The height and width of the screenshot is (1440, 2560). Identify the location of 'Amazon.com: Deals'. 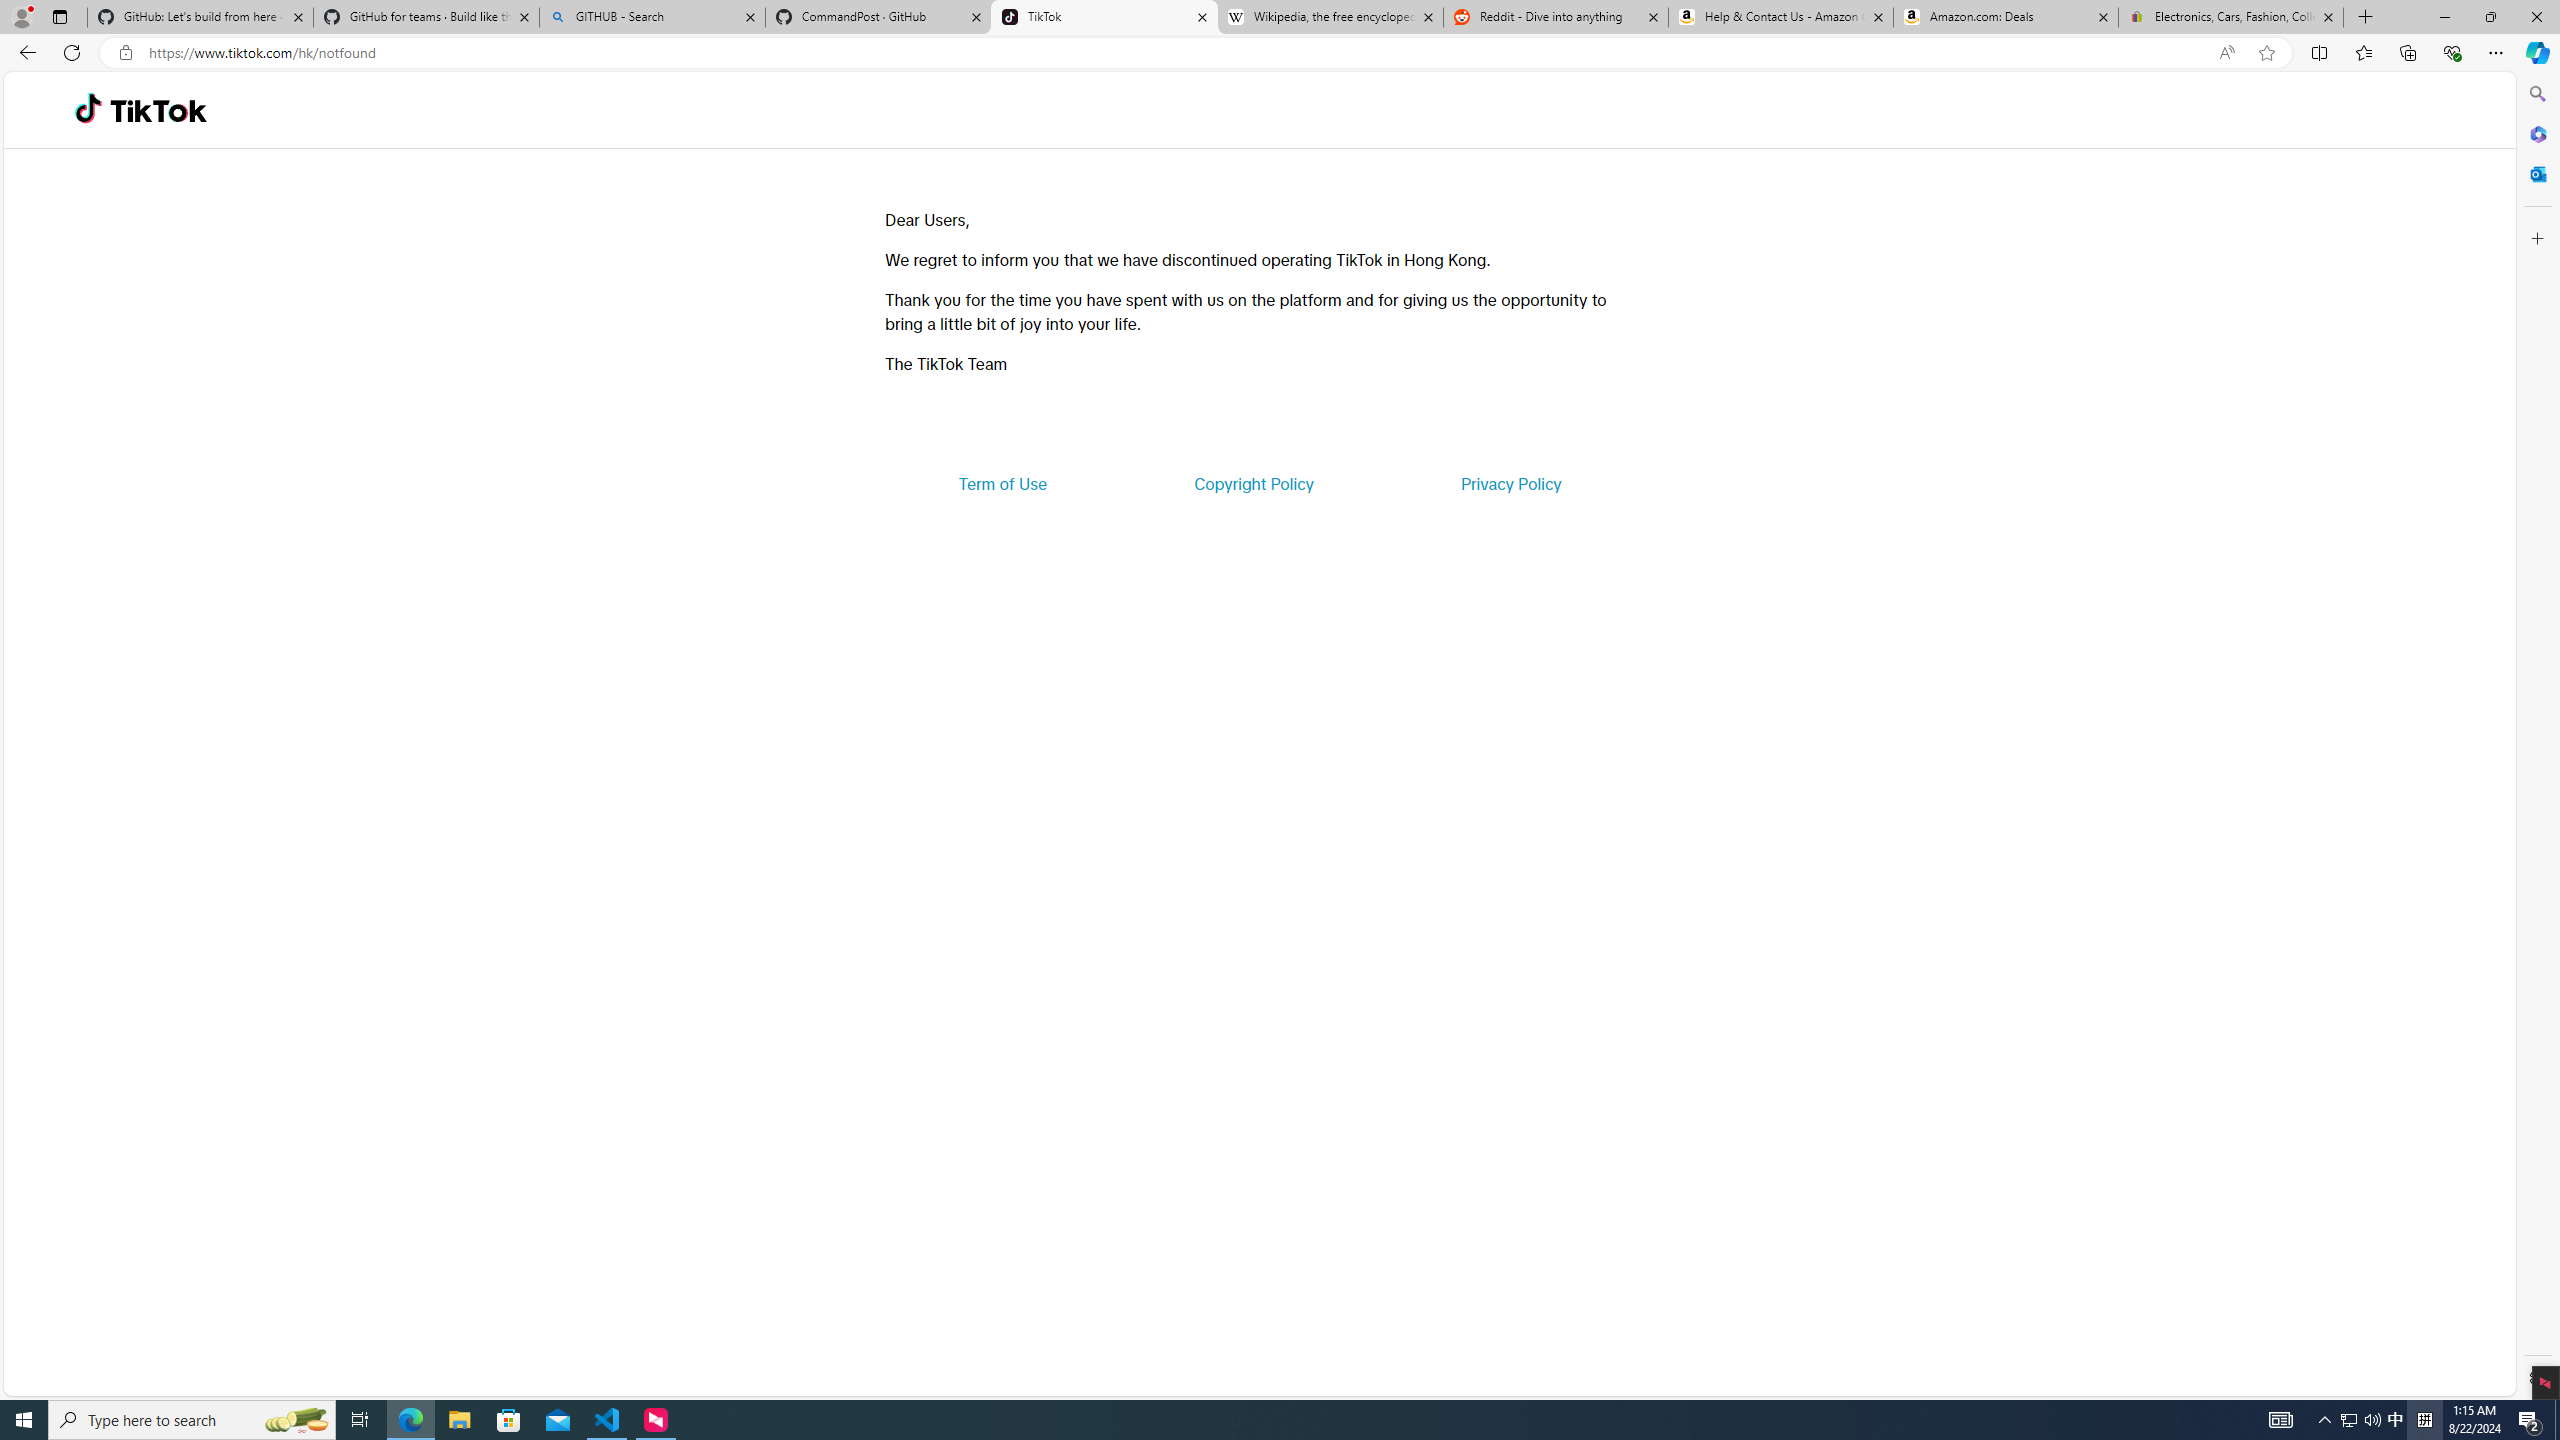
(2005, 16).